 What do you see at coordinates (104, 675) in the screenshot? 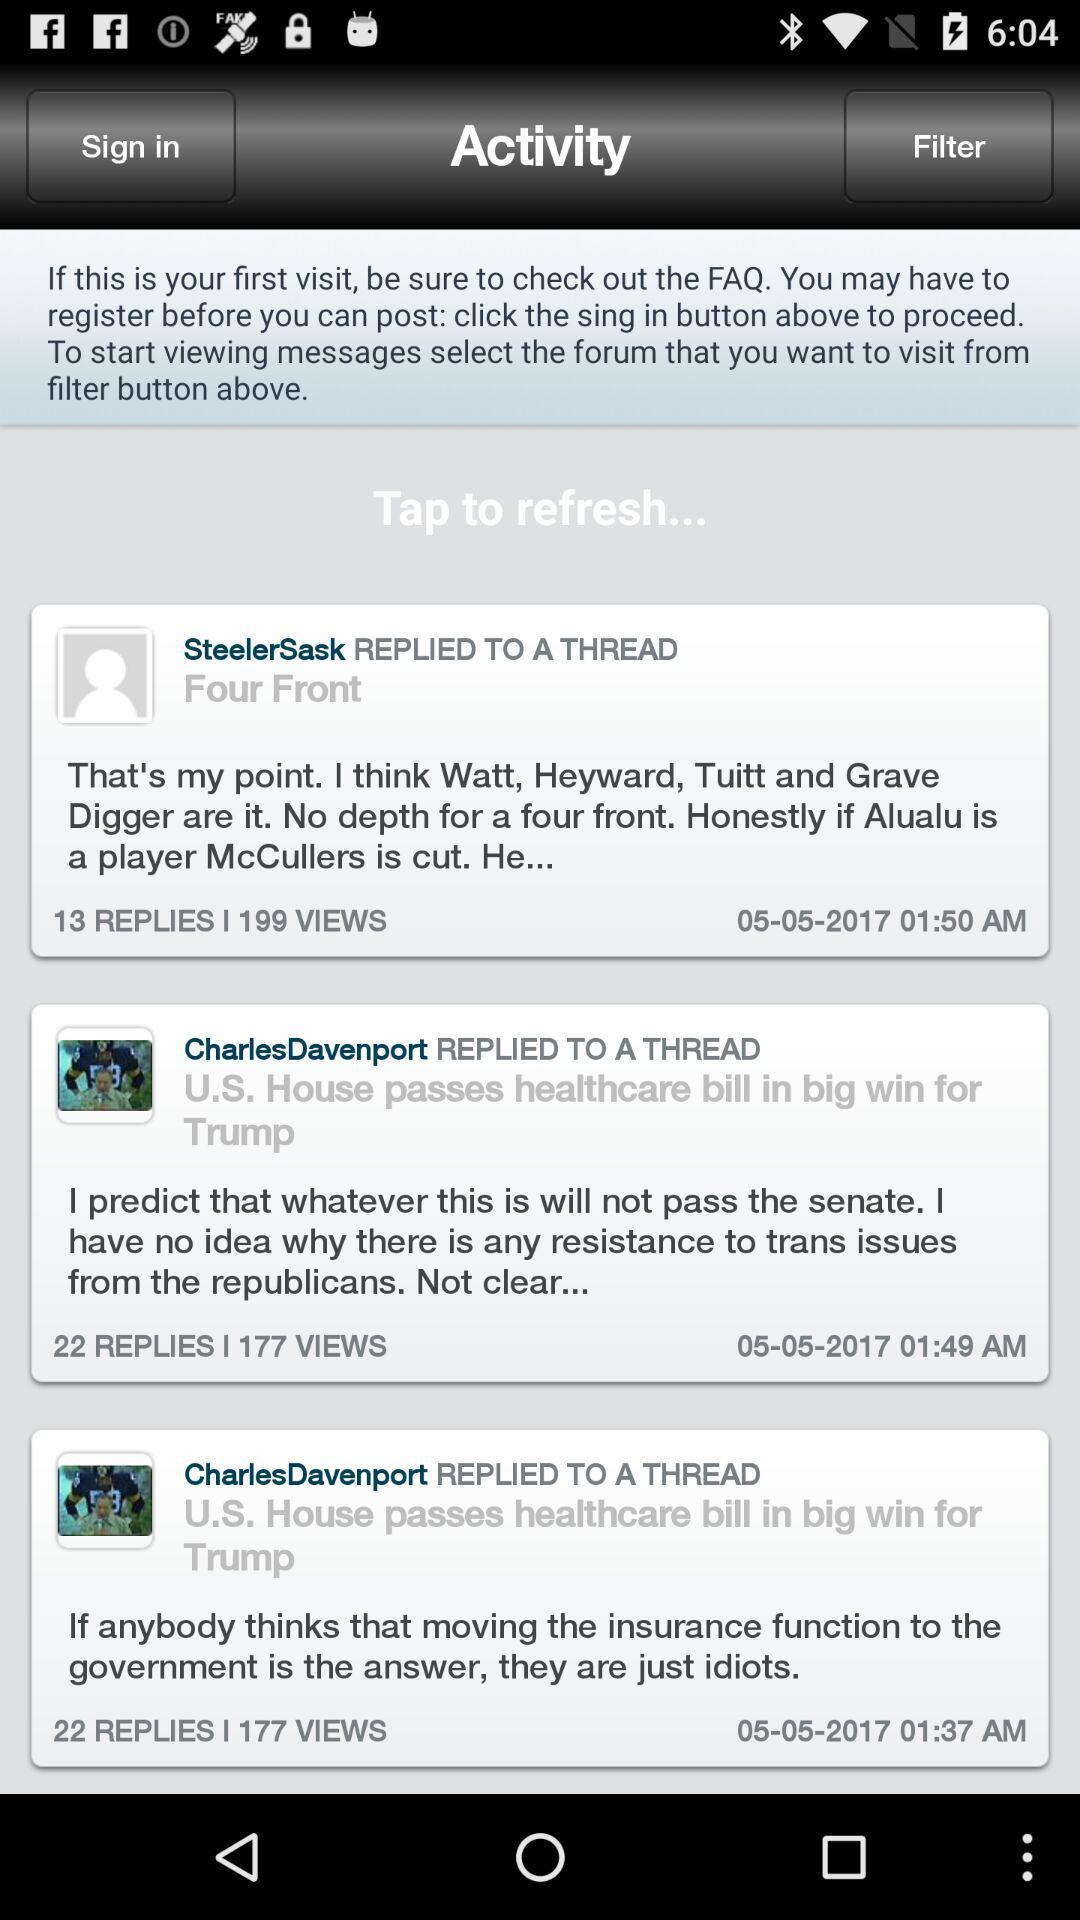
I see `profile icon` at bounding box center [104, 675].